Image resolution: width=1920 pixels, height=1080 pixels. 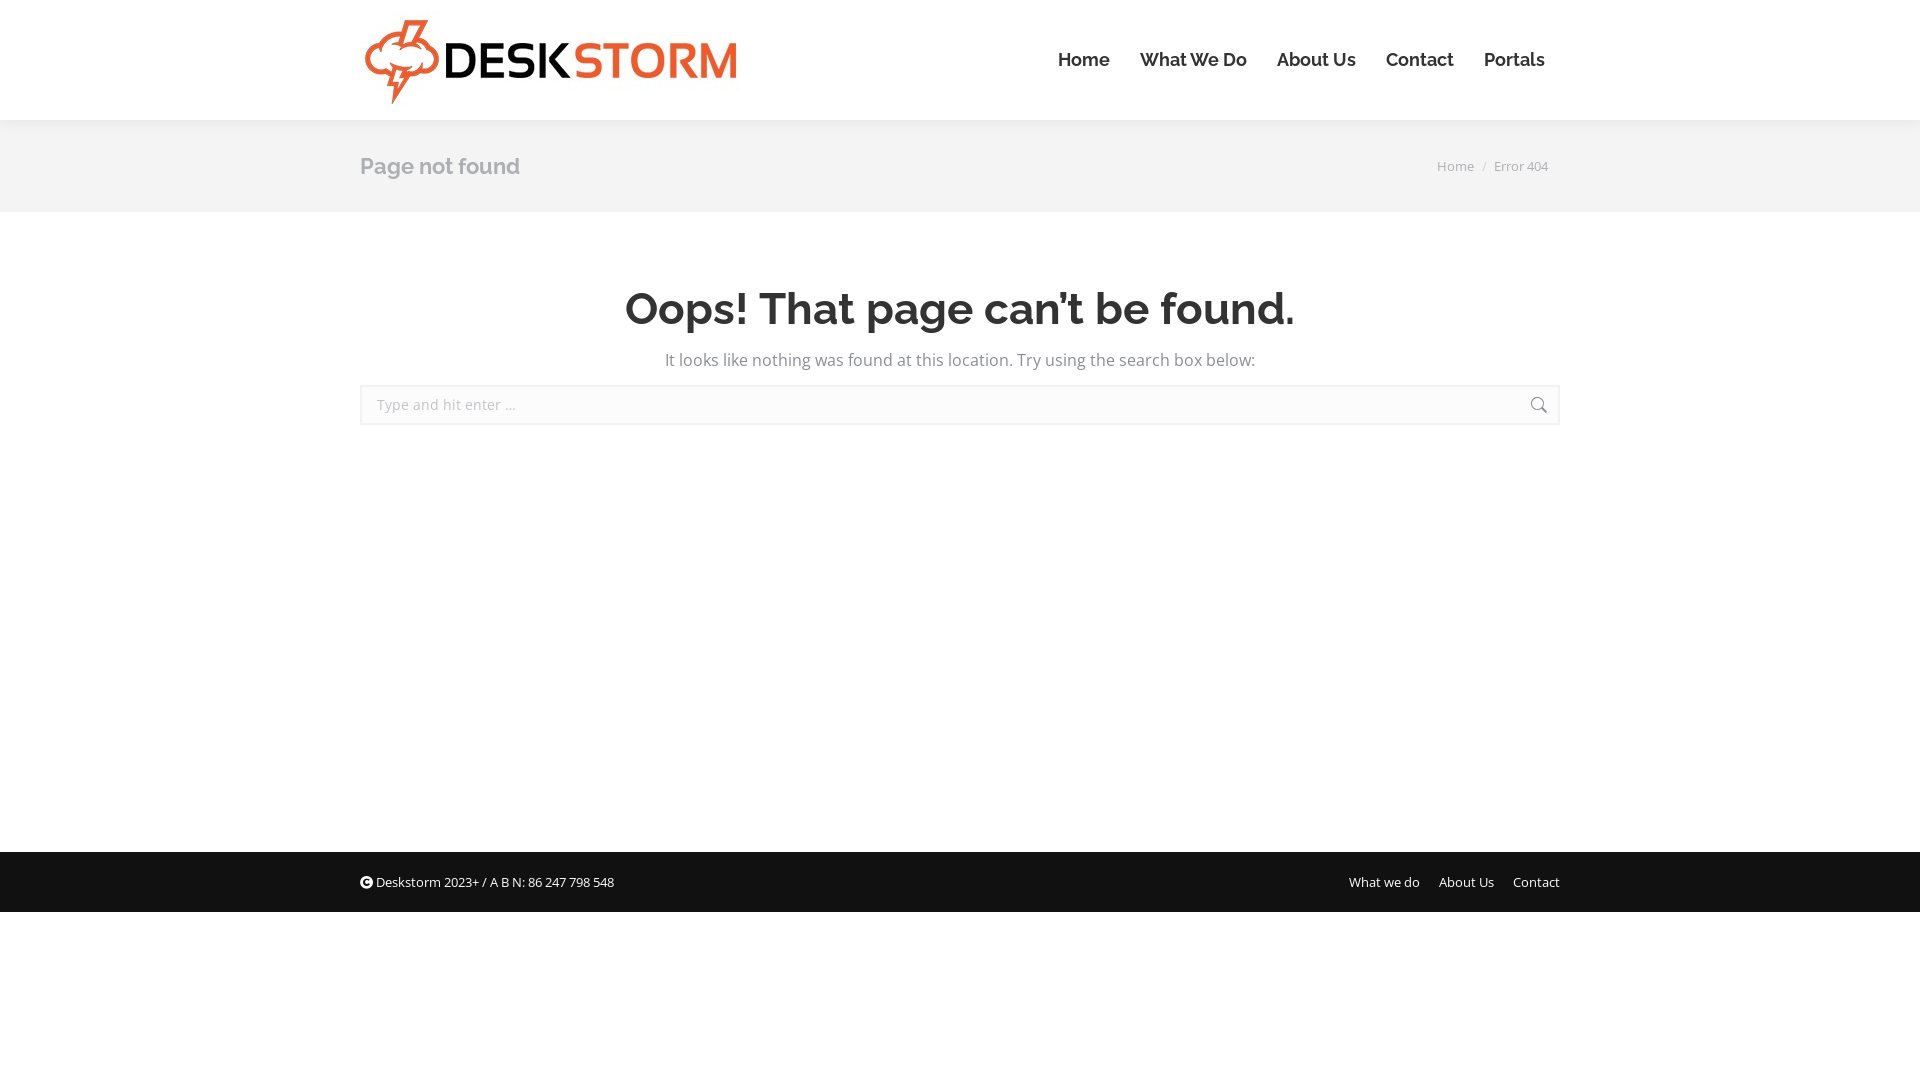 What do you see at coordinates (1419, 59) in the screenshot?
I see `'Contact'` at bounding box center [1419, 59].